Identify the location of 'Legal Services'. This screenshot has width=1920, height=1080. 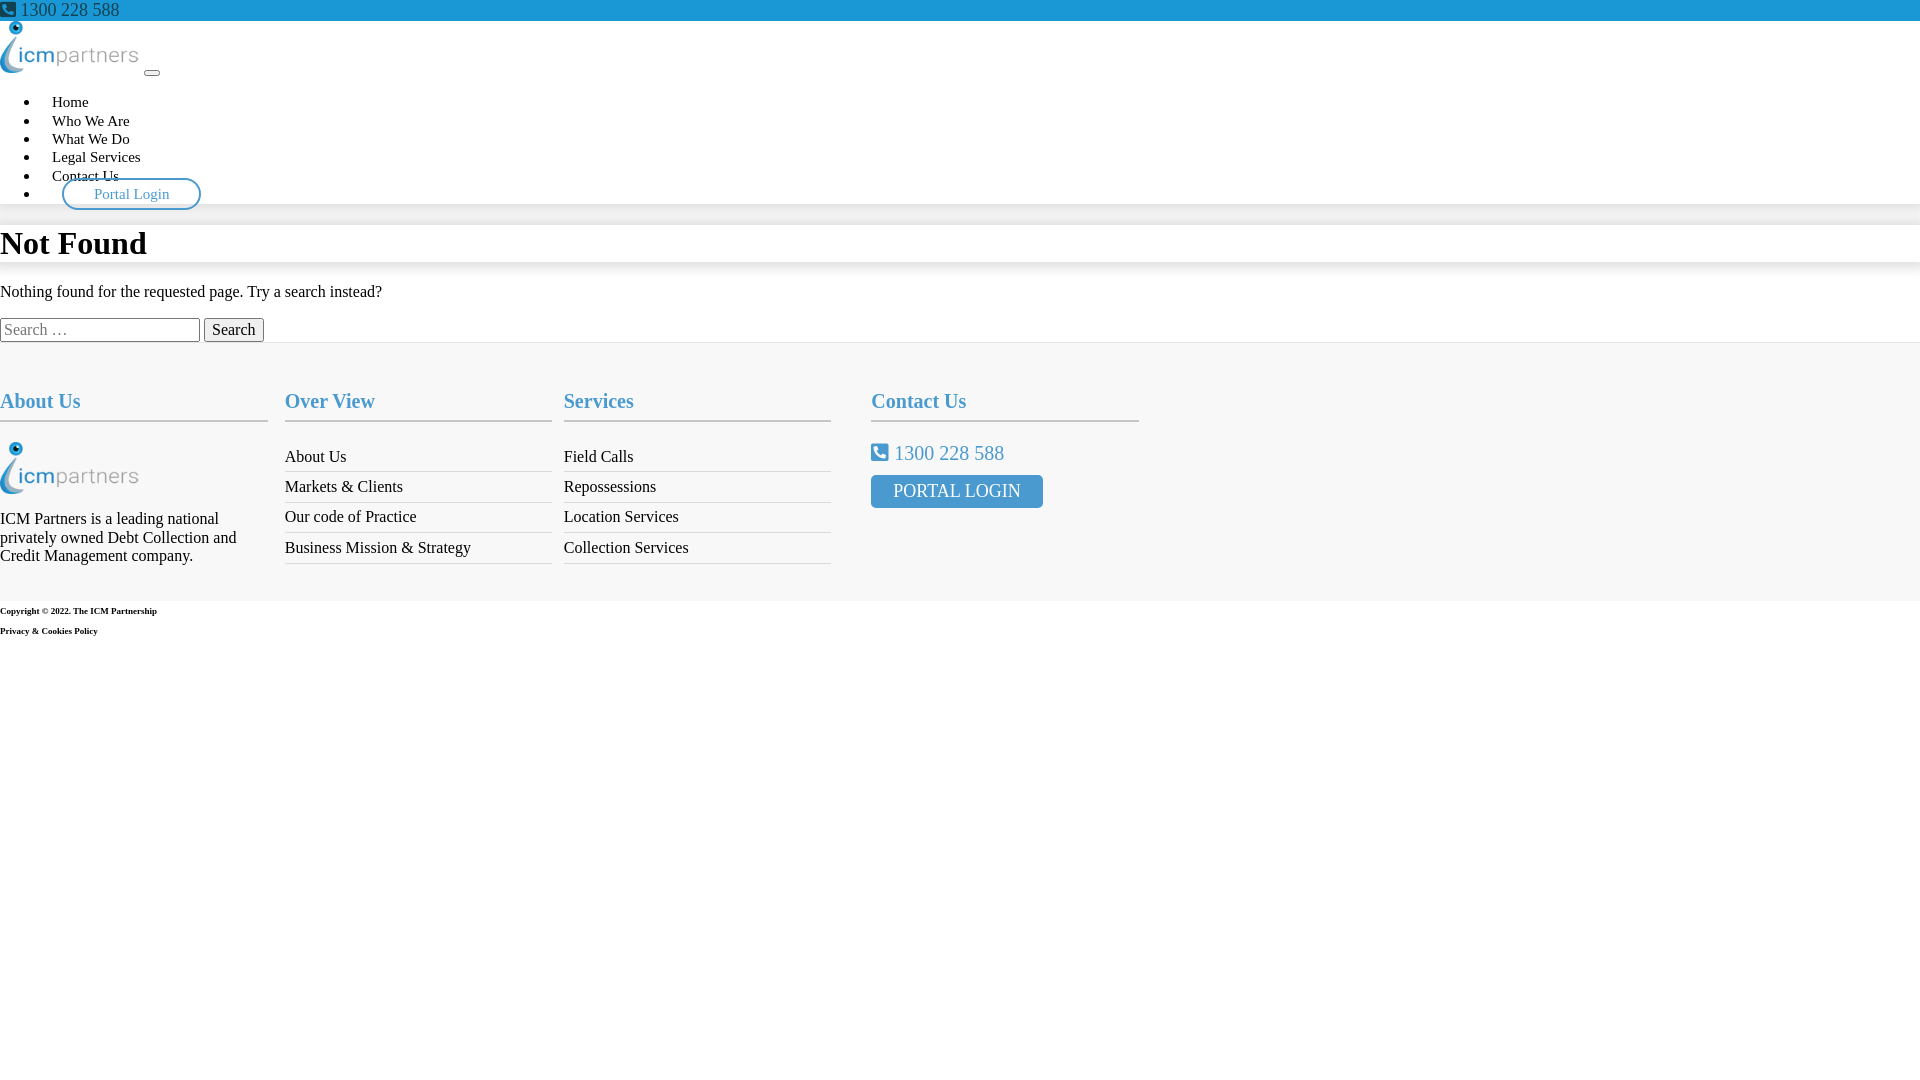
(95, 156).